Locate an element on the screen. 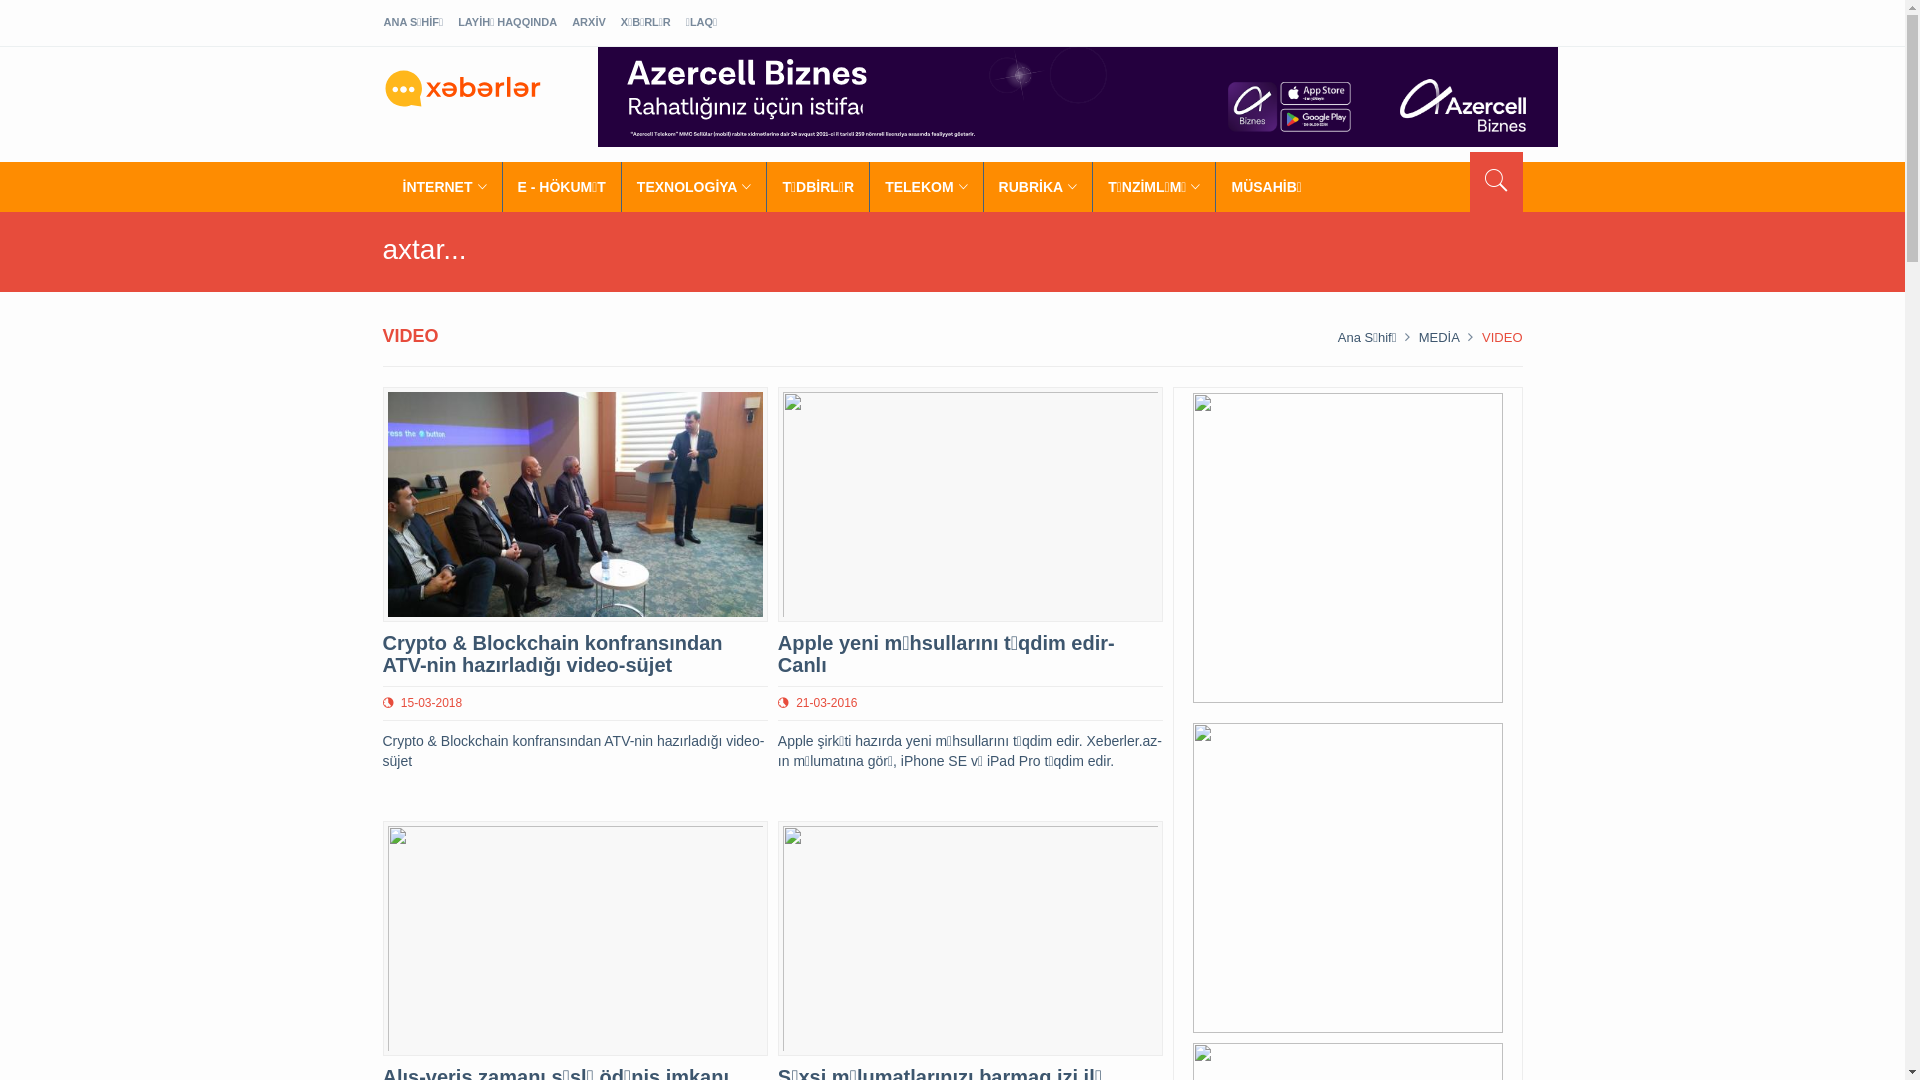  'TELEKOM' is located at coordinates (925, 186).